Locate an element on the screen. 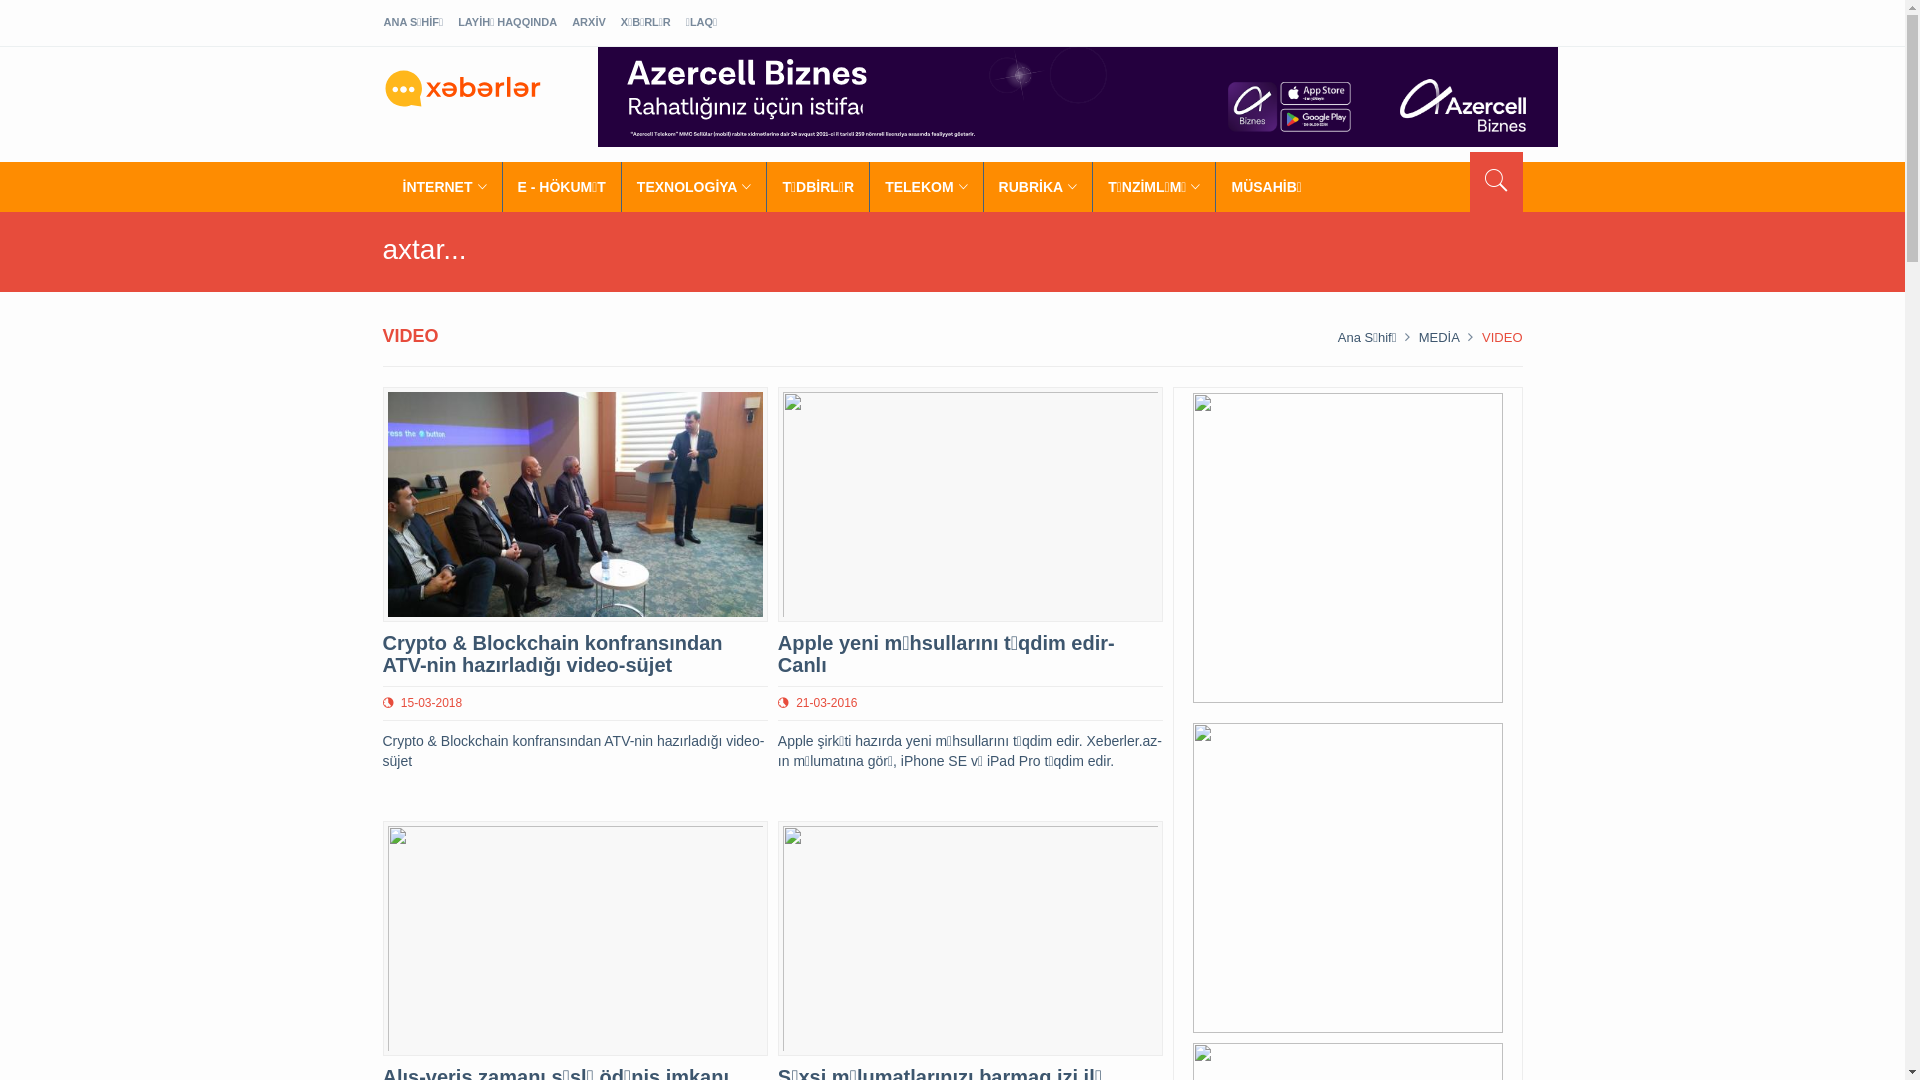  'TELEKOM' is located at coordinates (925, 186).